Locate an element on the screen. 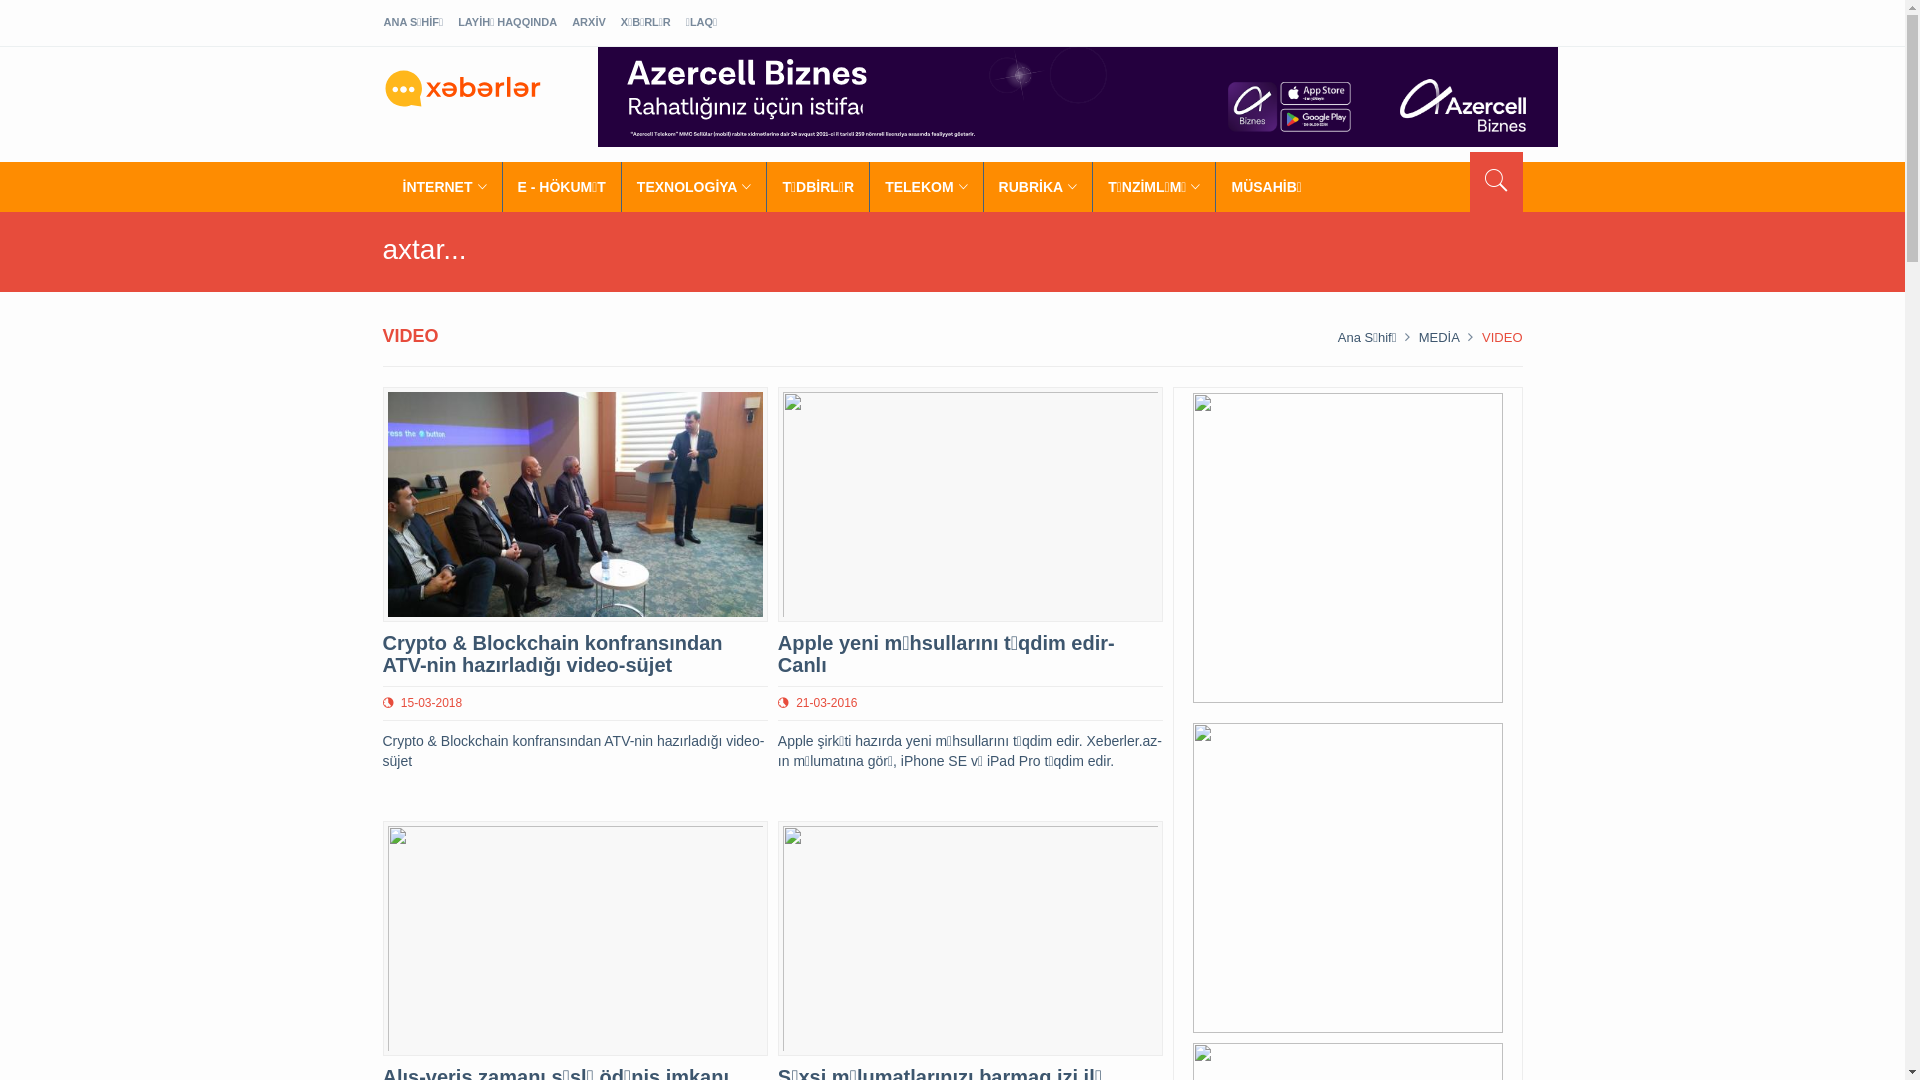  'TELEKOM' is located at coordinates (925, 186).